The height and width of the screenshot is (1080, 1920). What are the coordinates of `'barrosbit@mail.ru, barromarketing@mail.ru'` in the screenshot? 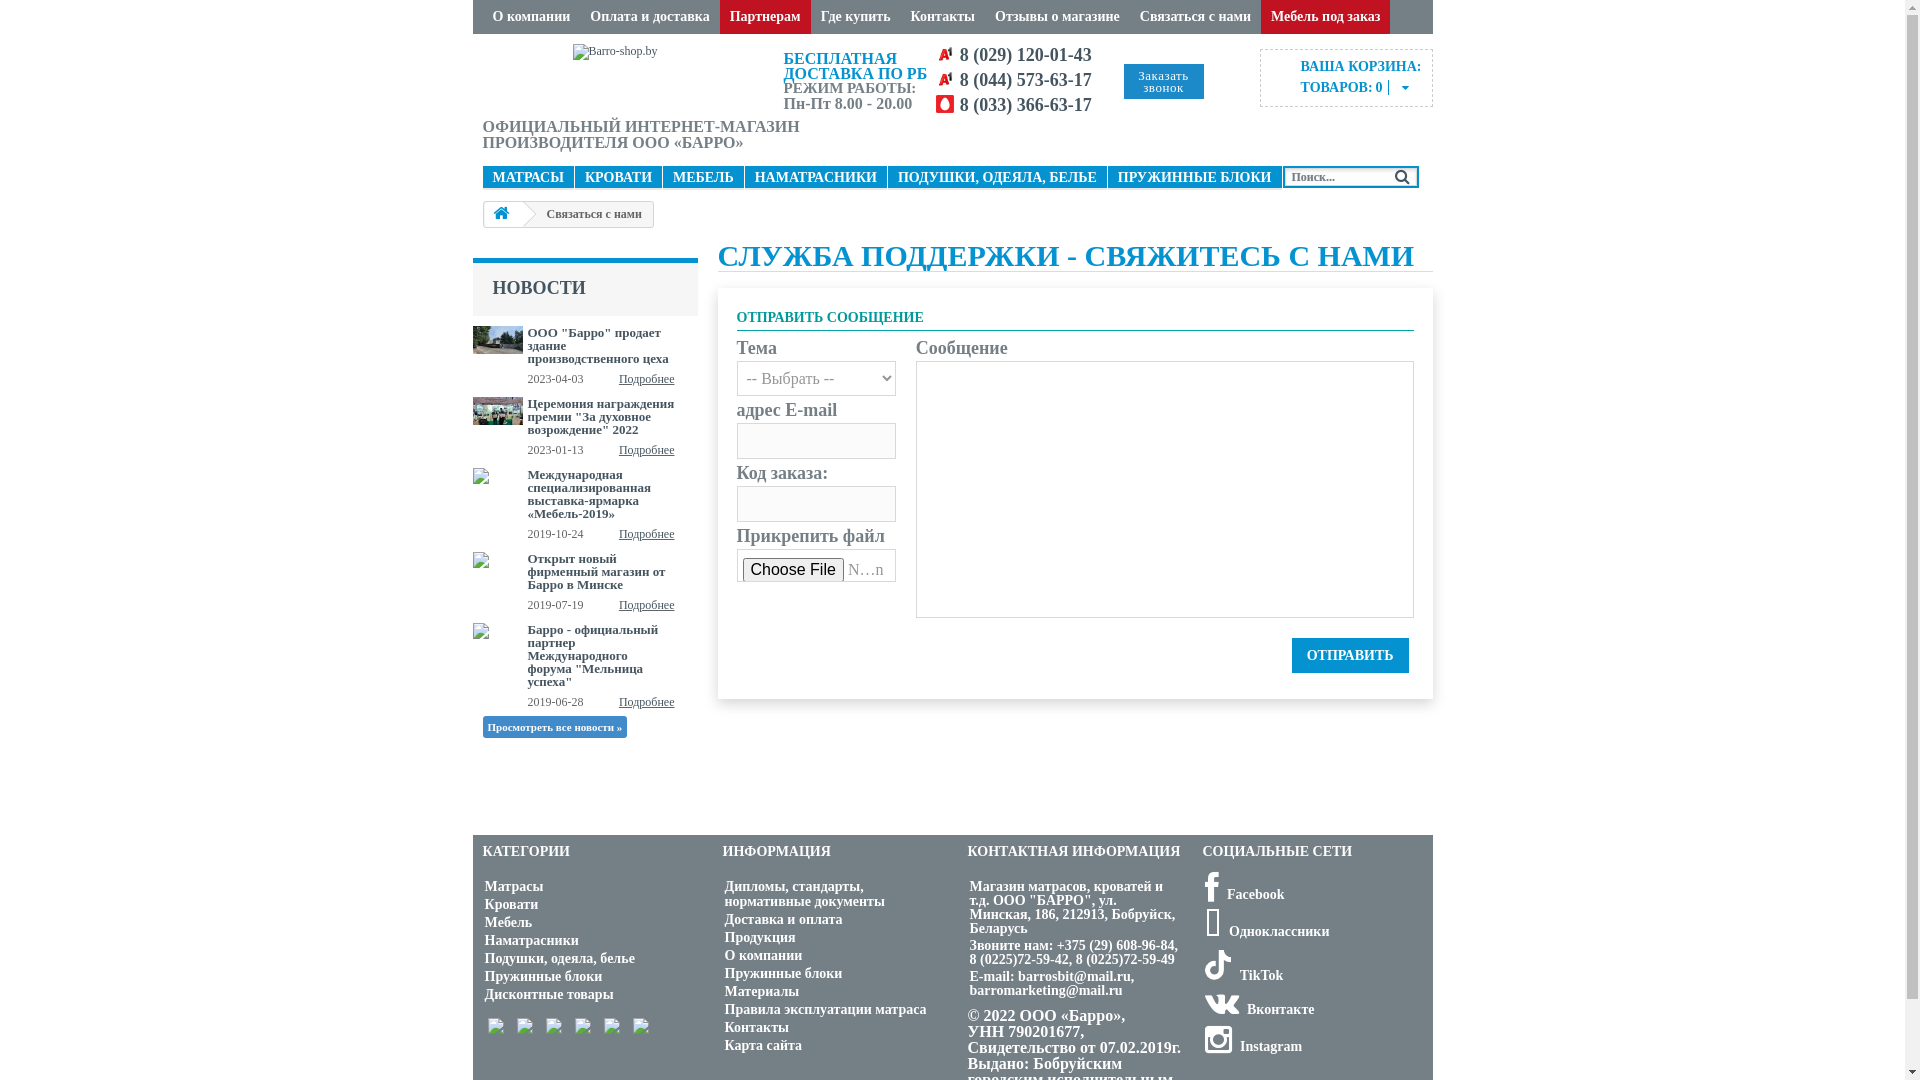 It's located at (1051, 982).